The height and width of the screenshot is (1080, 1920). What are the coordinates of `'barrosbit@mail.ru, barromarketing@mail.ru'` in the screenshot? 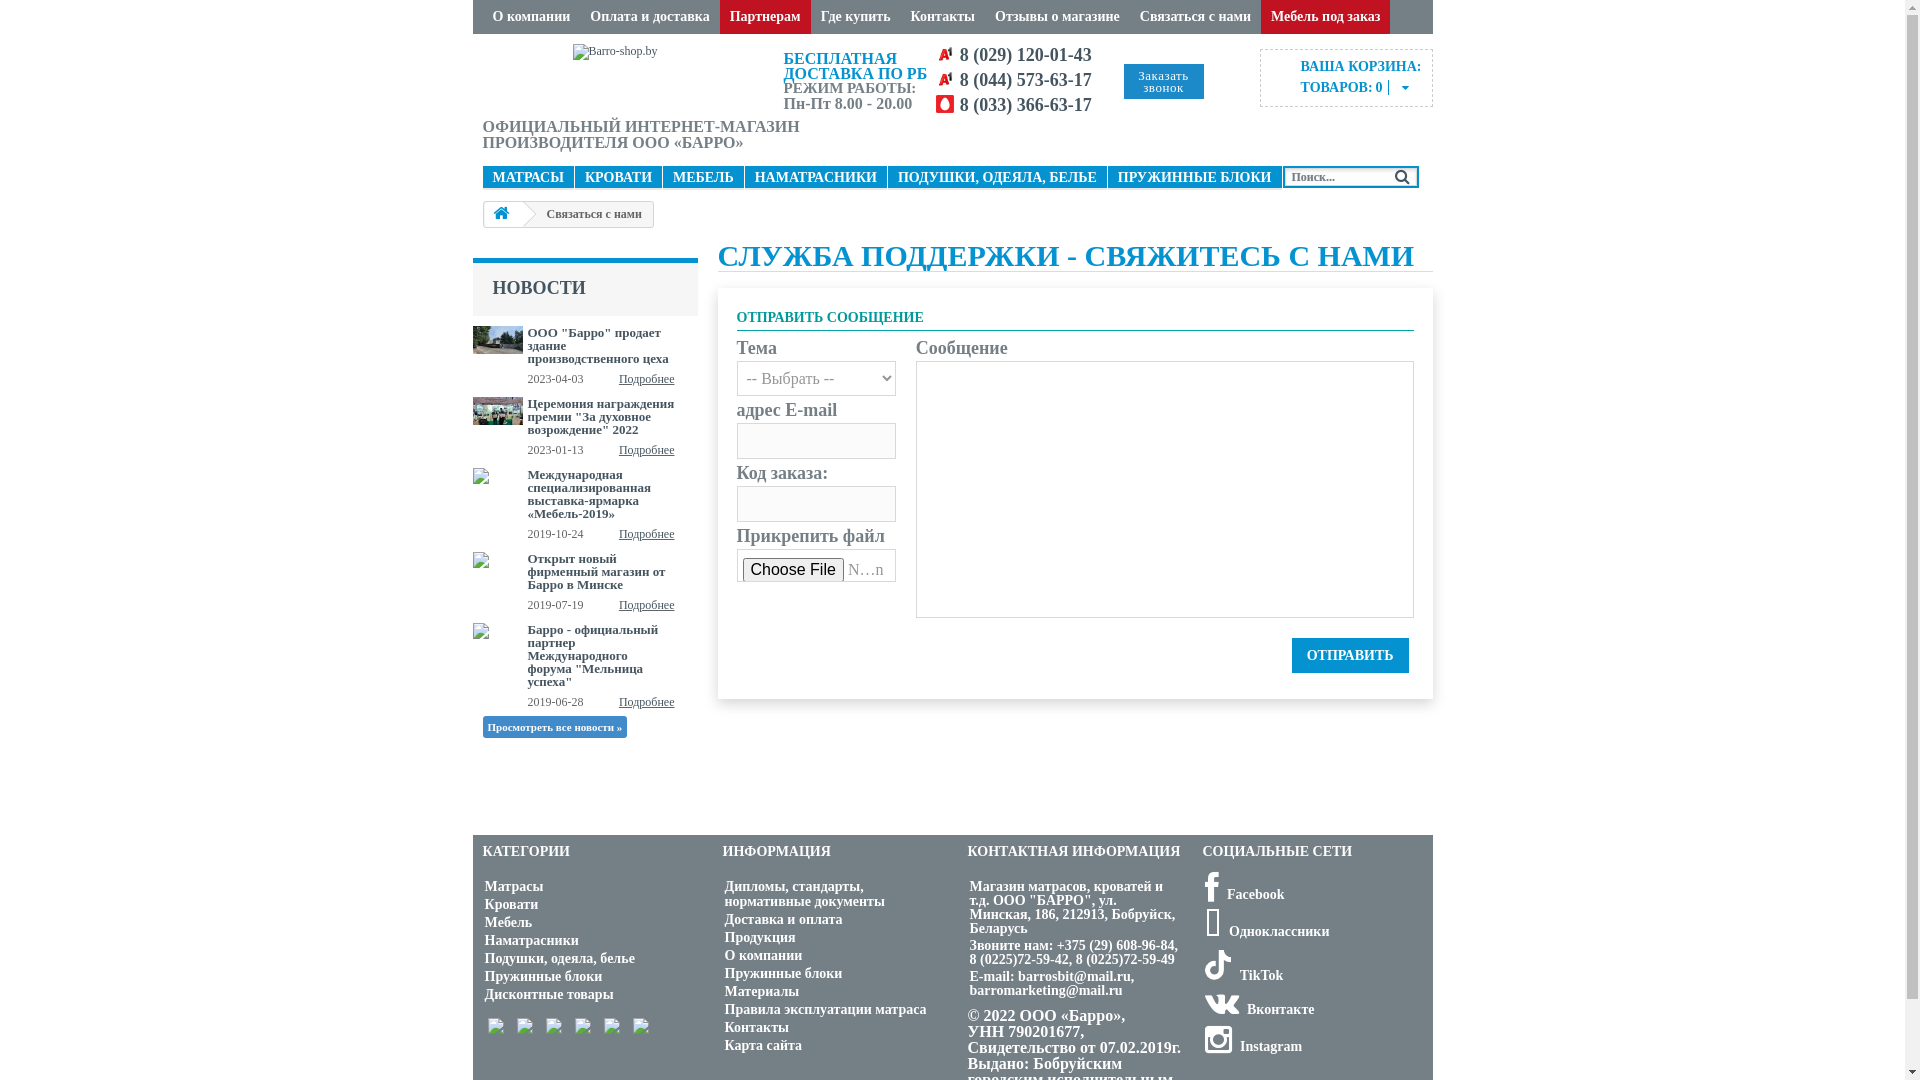 It's located at (1051, 982).